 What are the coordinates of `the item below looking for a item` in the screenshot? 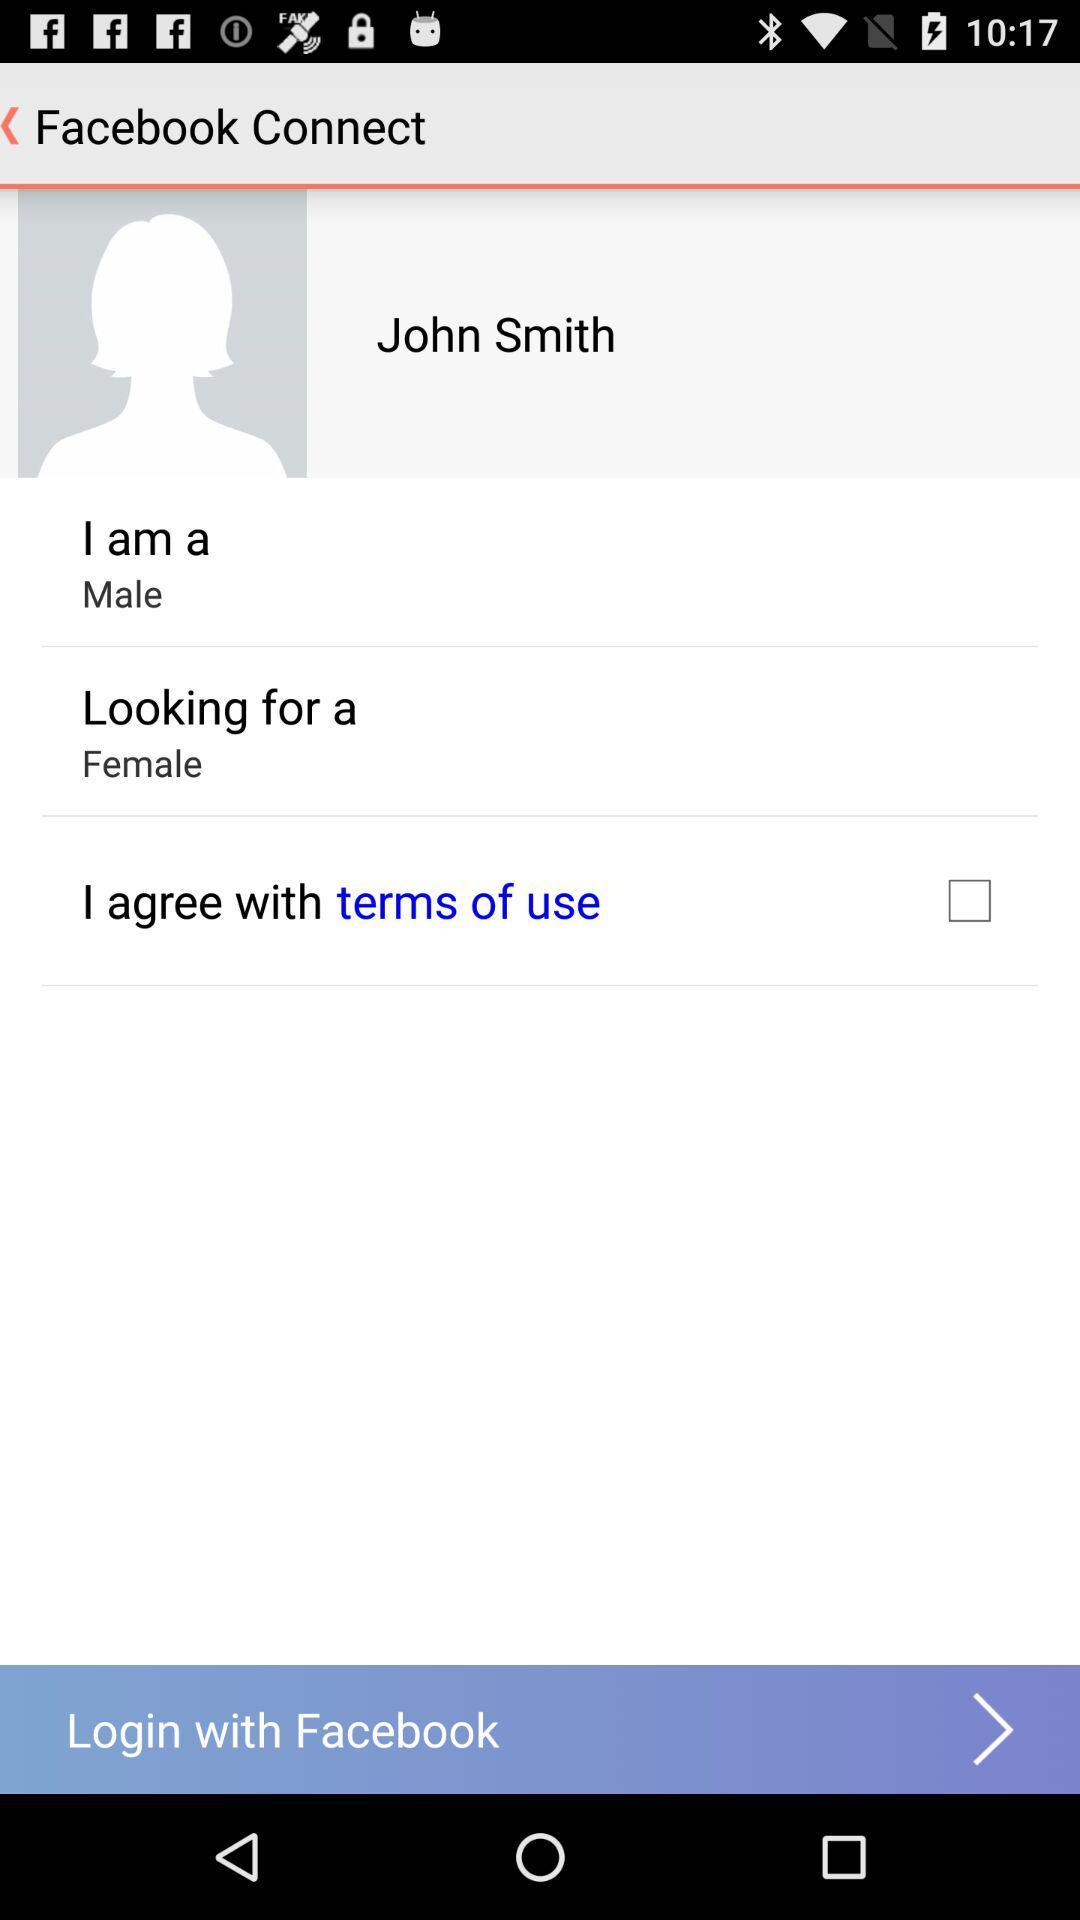 It's located at (468, 899).